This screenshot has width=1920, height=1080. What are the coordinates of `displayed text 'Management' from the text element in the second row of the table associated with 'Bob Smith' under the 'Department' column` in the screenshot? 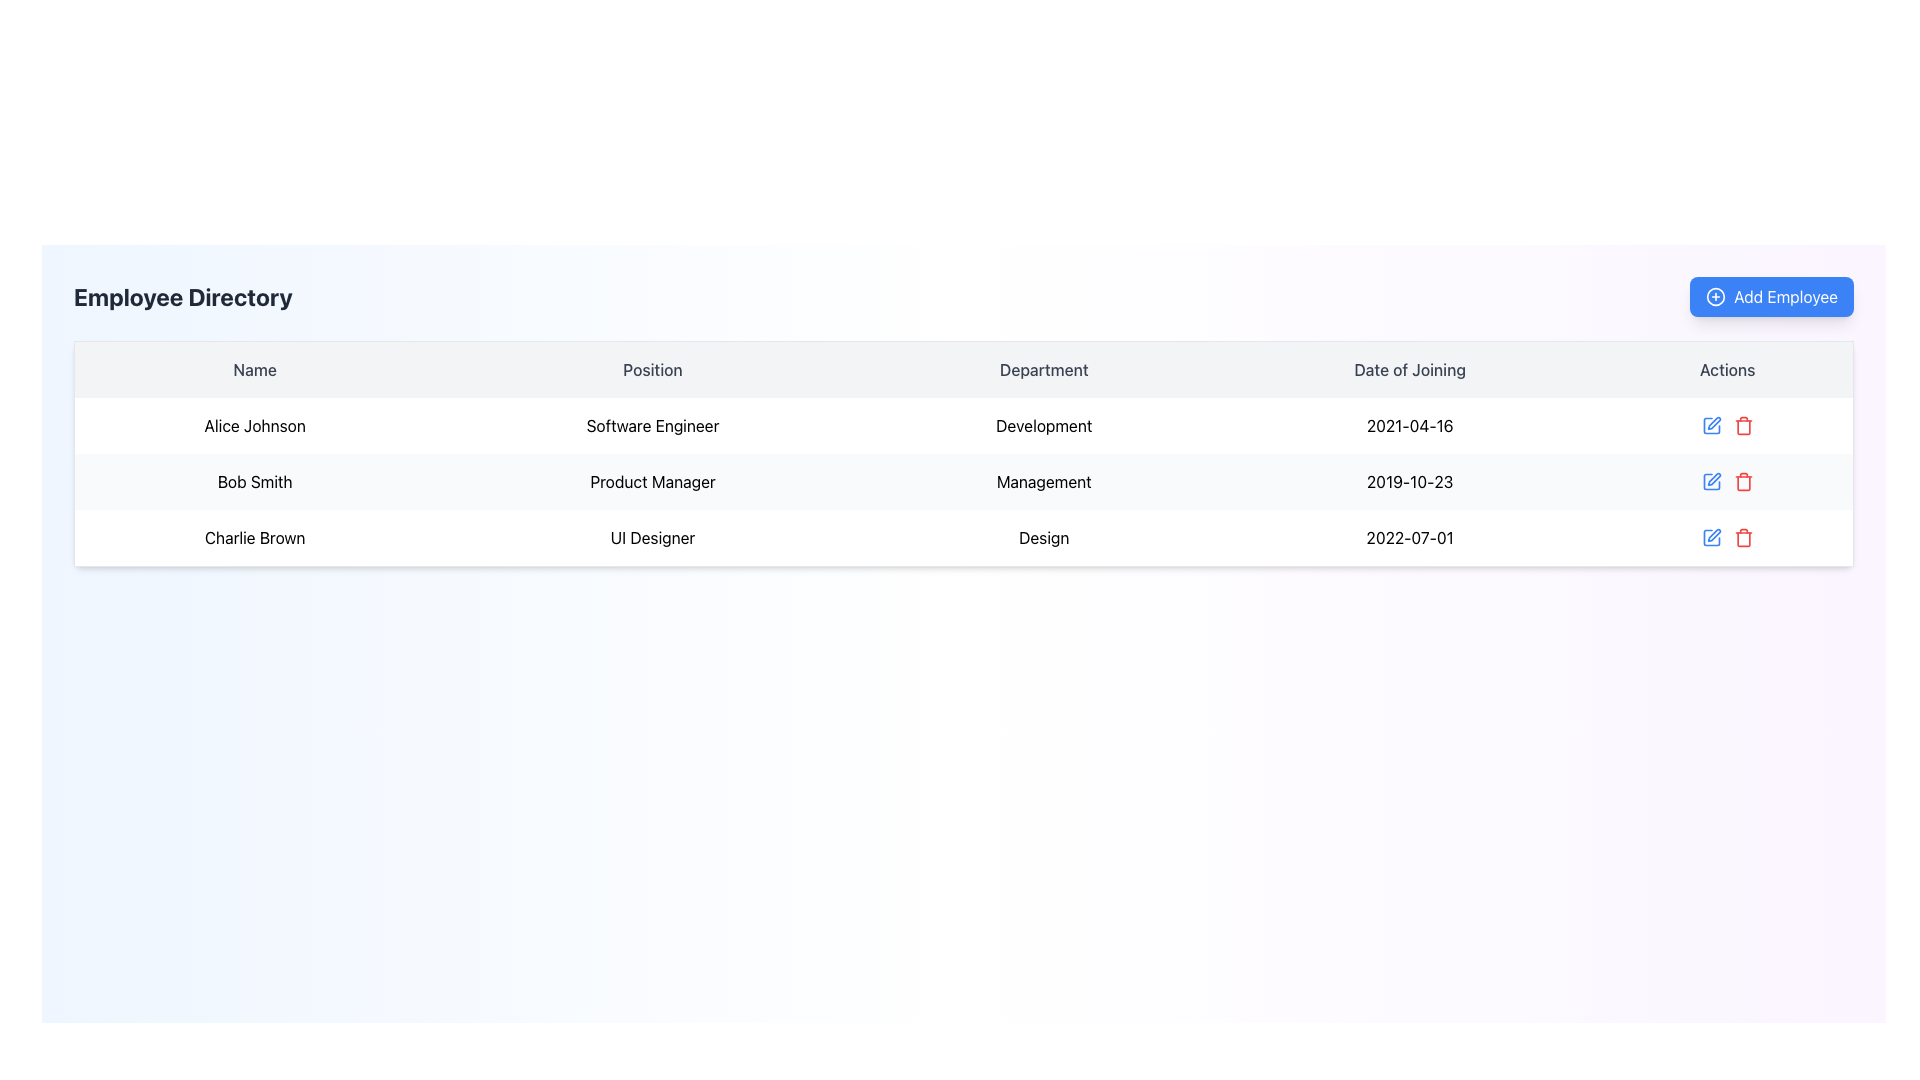 It's located at (1043, 482).